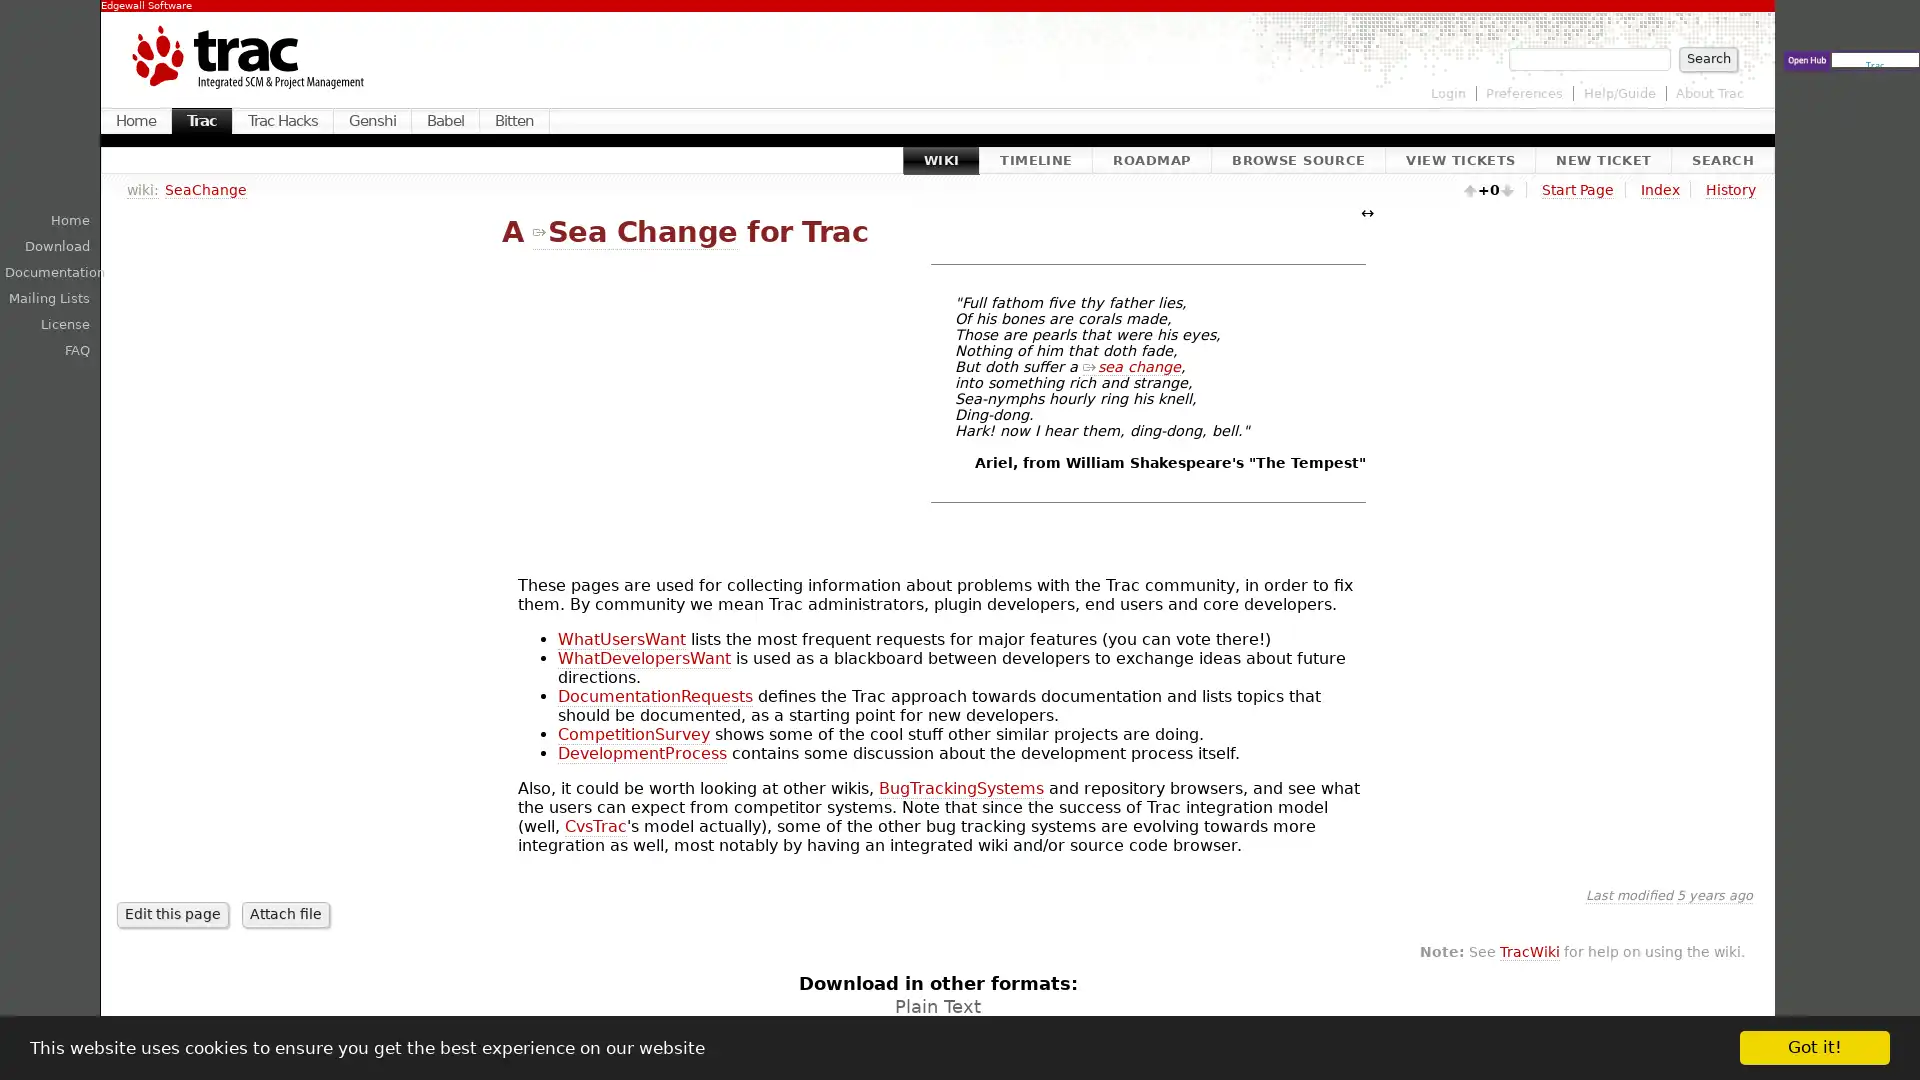 The image size is (1920, 1080). Describe the element at coordinates (172, 914) in the screenshot. I see `Edit this page` at that location.